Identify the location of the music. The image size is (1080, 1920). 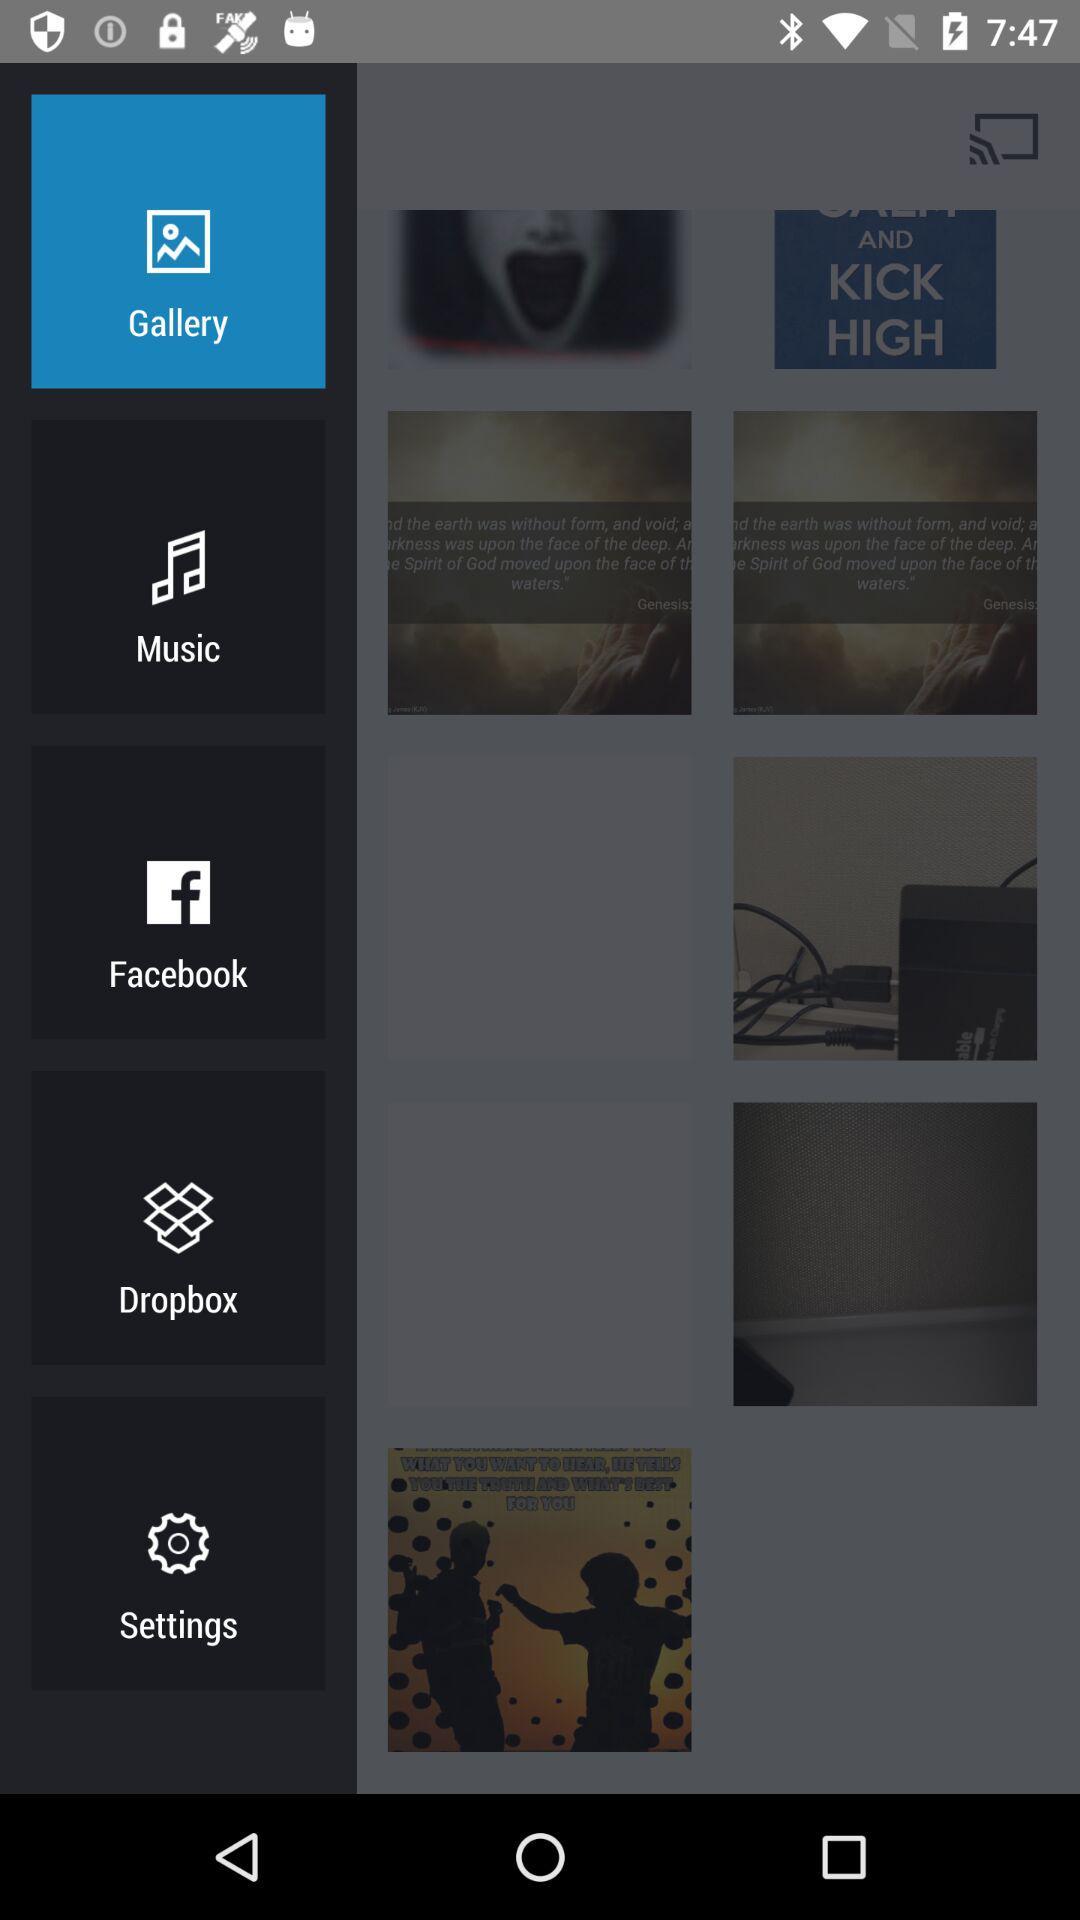
(177, 647).